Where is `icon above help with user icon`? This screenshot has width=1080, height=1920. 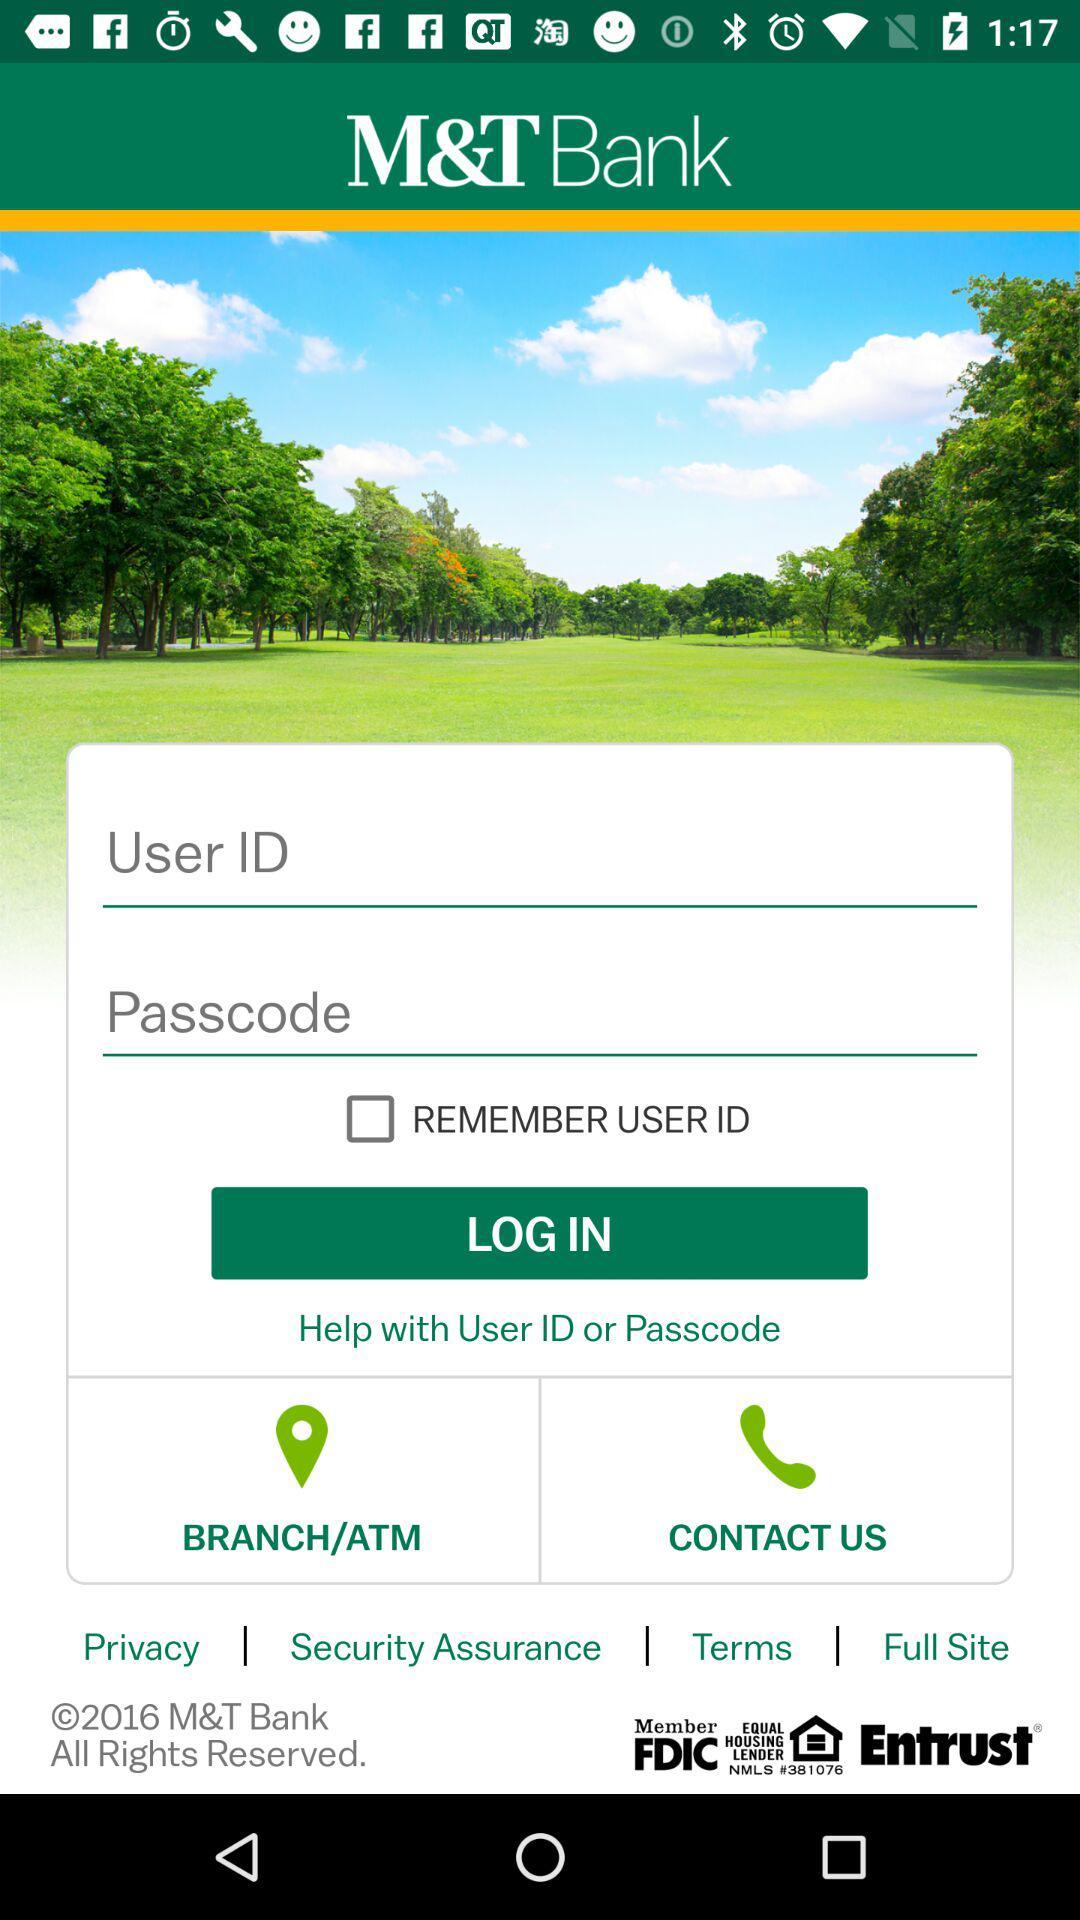
icon above help with user icon is located at coordinates (538, 1232).